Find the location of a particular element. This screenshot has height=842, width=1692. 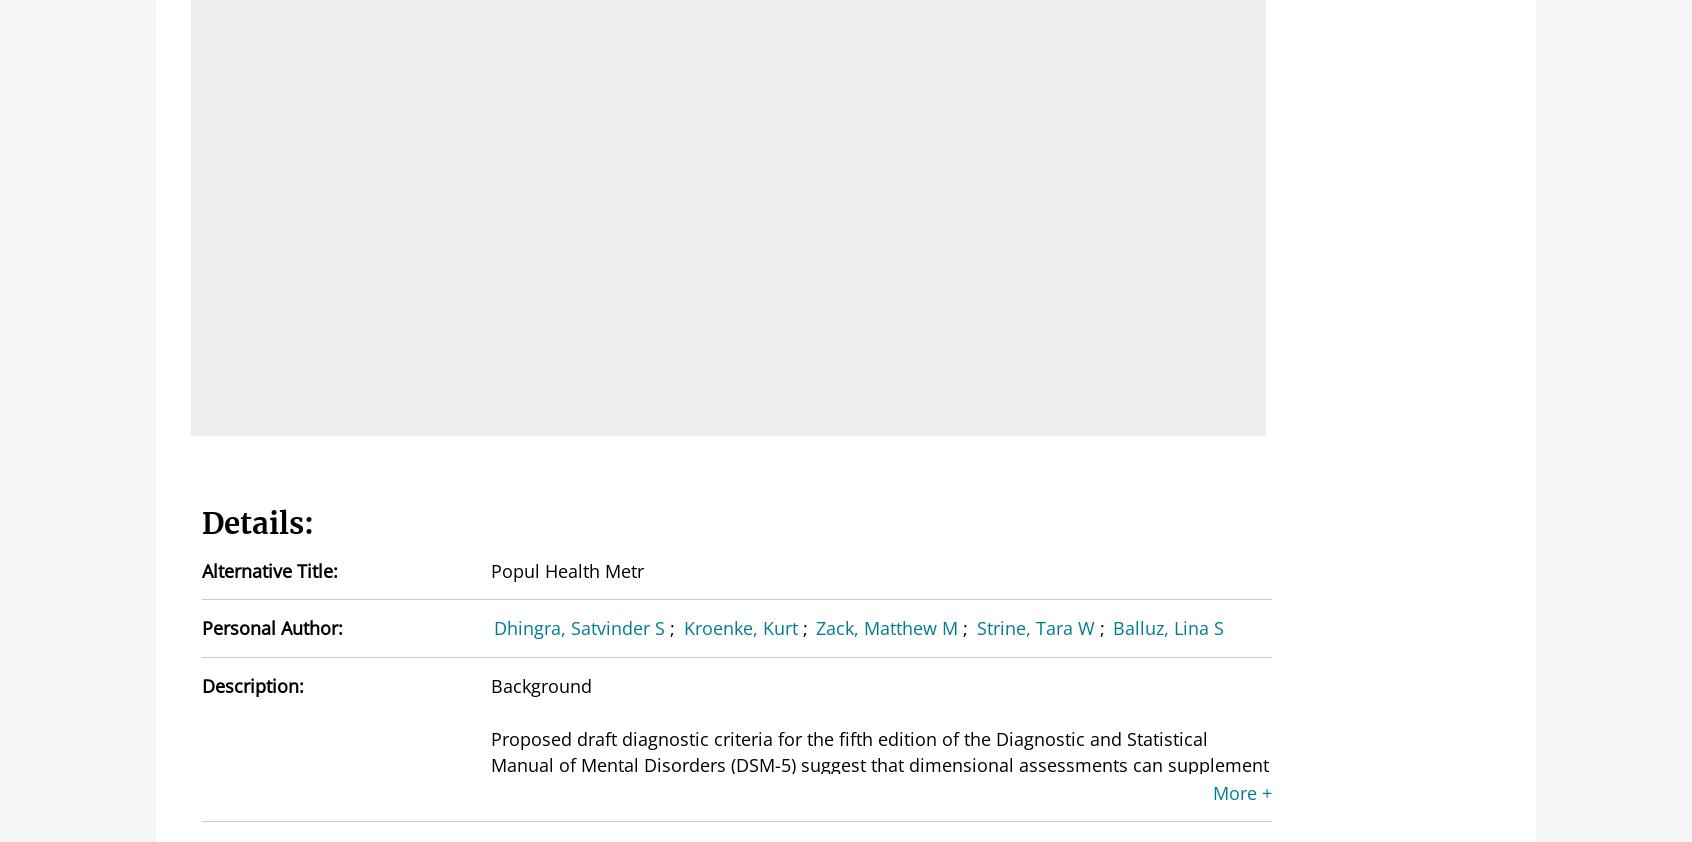

'Background' is located at coordinates (540, 684).